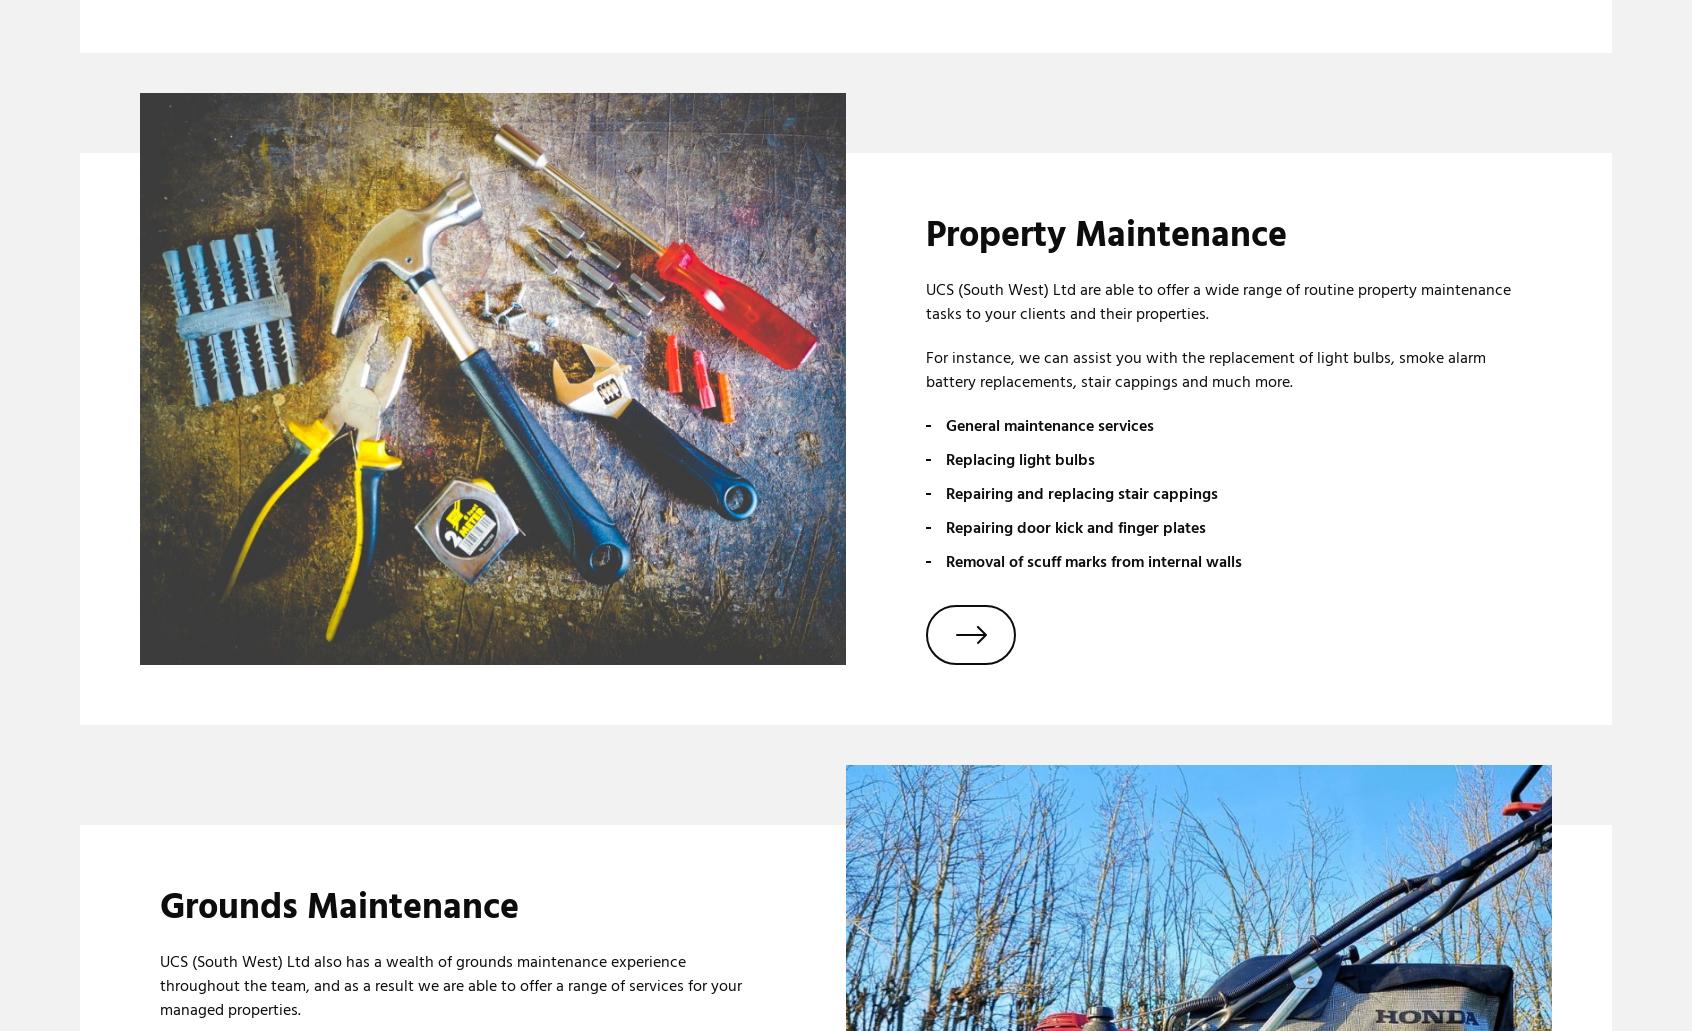  Describe the element at coordinates (945, 560) in the screenshot. I see `'Removal of scuff marks from internal walls'` at that location.